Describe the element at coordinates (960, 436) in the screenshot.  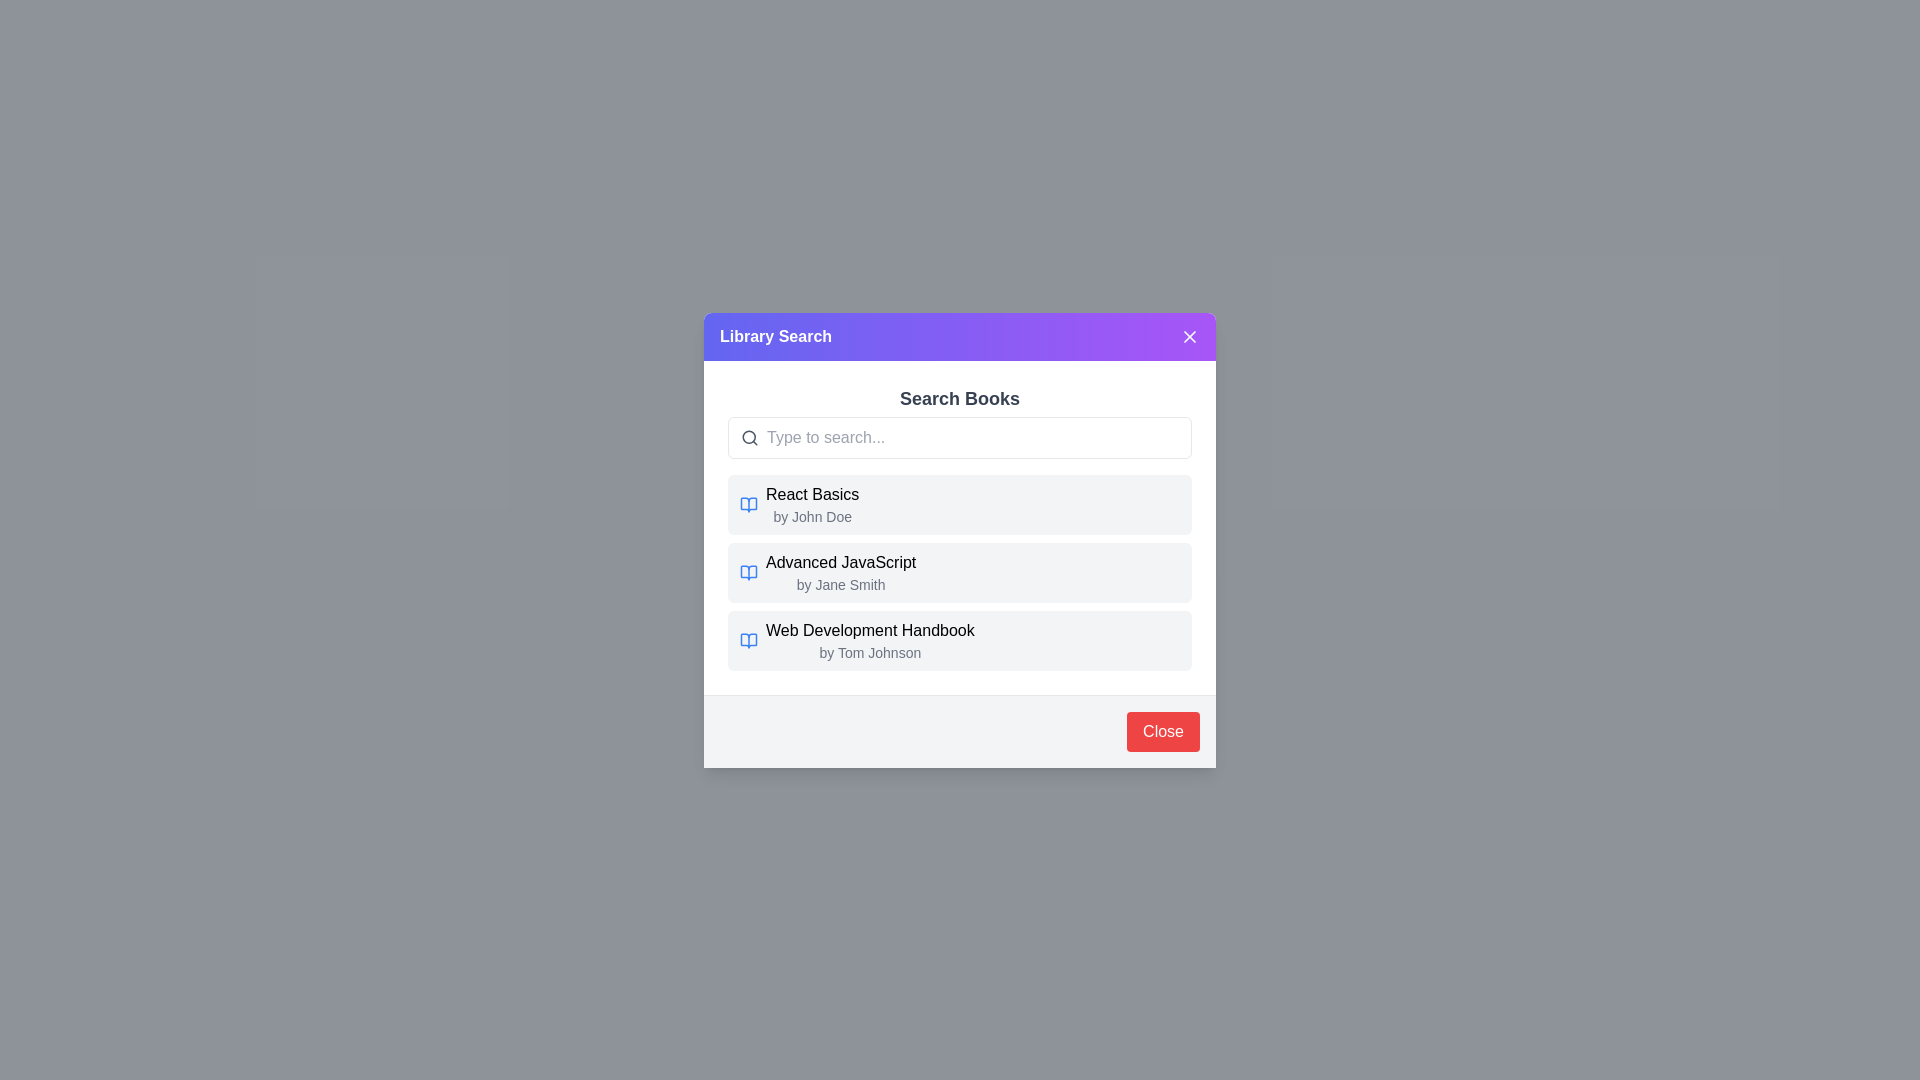
I see `inside the search input field with a rounded border and light gray background in the 'Search Books' dialog box to focus on it` at that location.